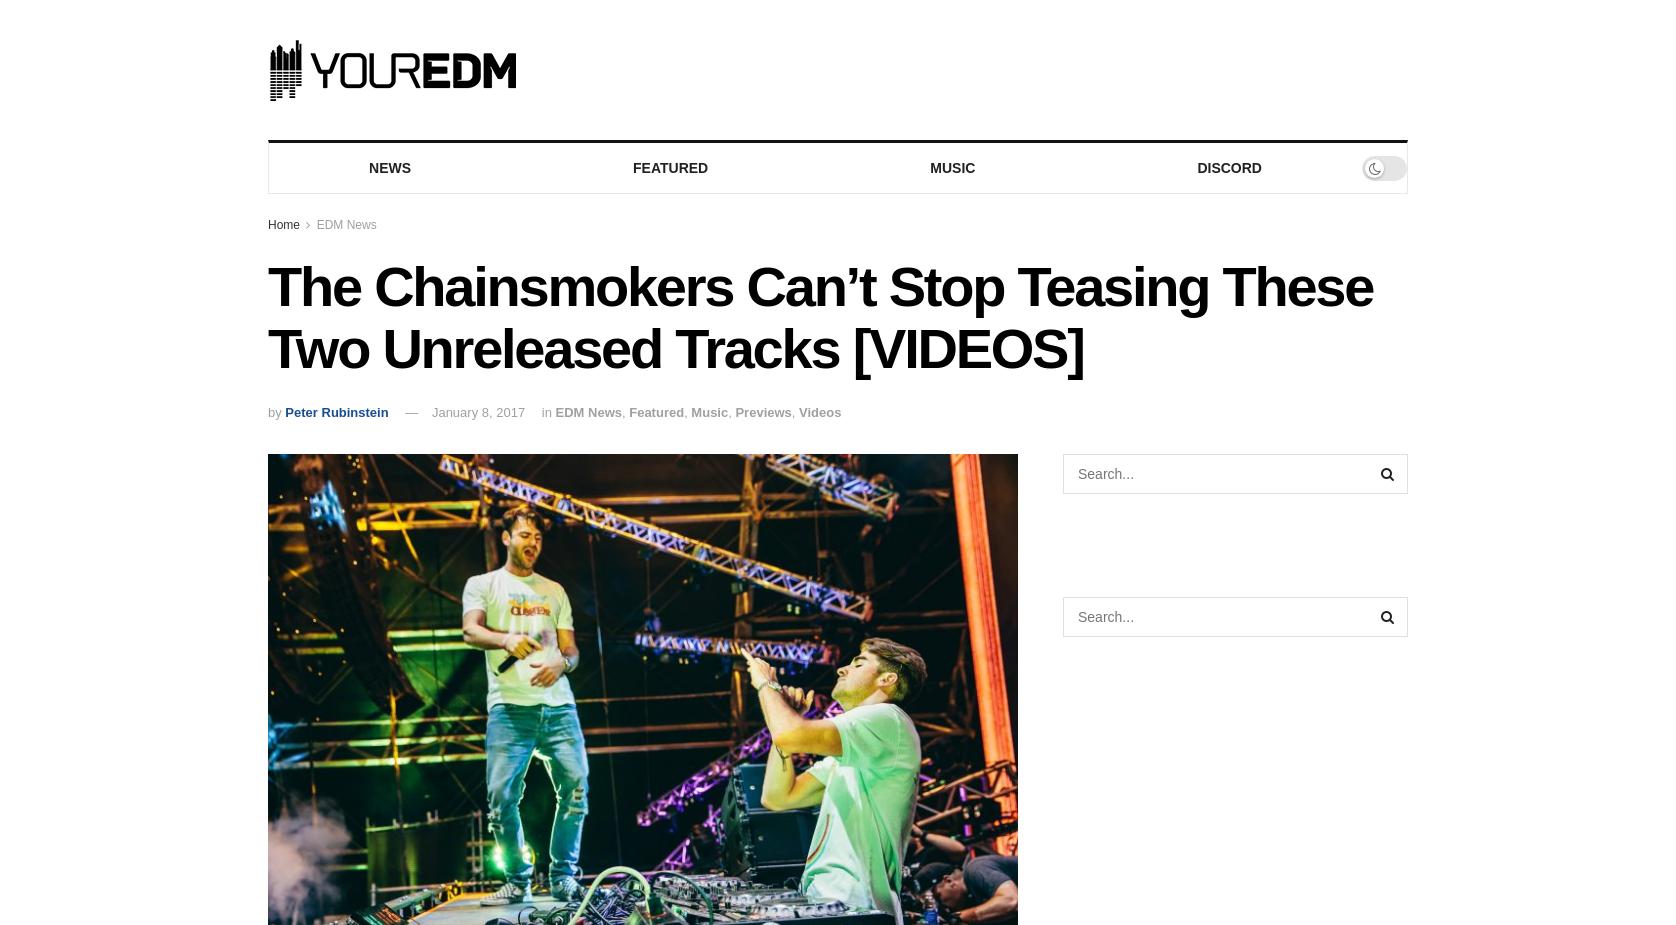 The width and height of the screenshot is (1676, 925). What do you see at coordinates (819, 315) in the screenshot?
I see `'The Chainsmokers Can’t Stop Teasing These Two Unreleased Tracks [VIDEOS]'` at bounding box center [819, 315].